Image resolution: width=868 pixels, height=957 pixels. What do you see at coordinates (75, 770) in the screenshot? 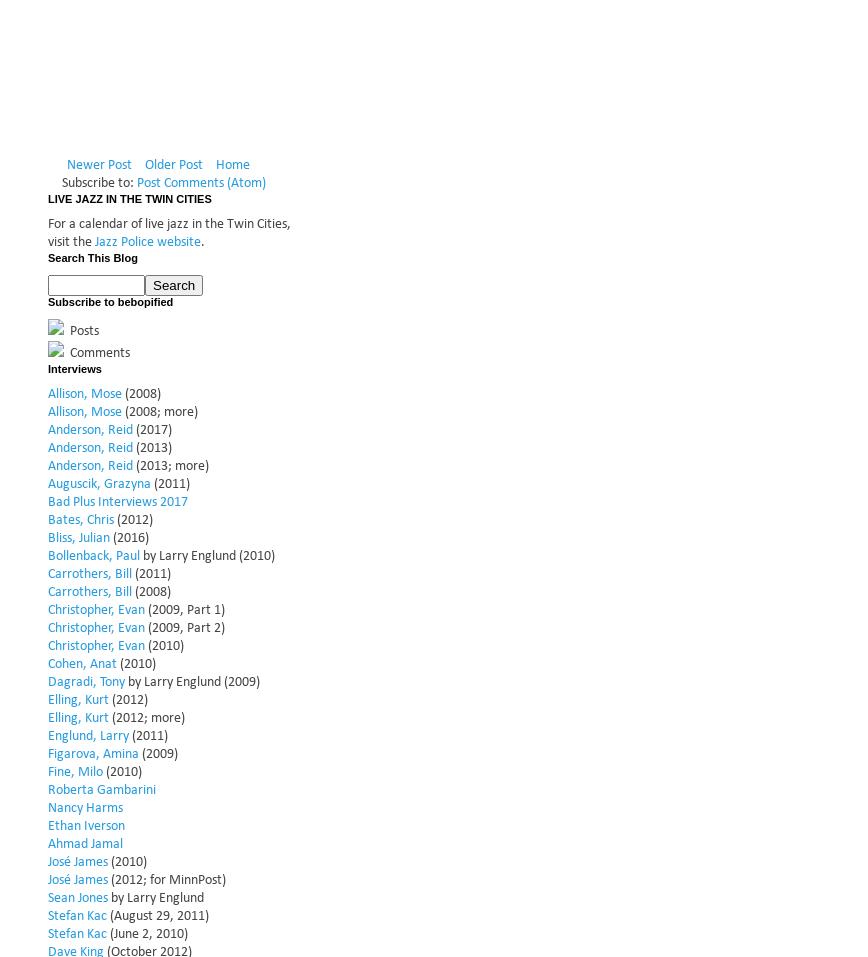
I see `'Fine, Milo'` at bounding box center [75, 770].